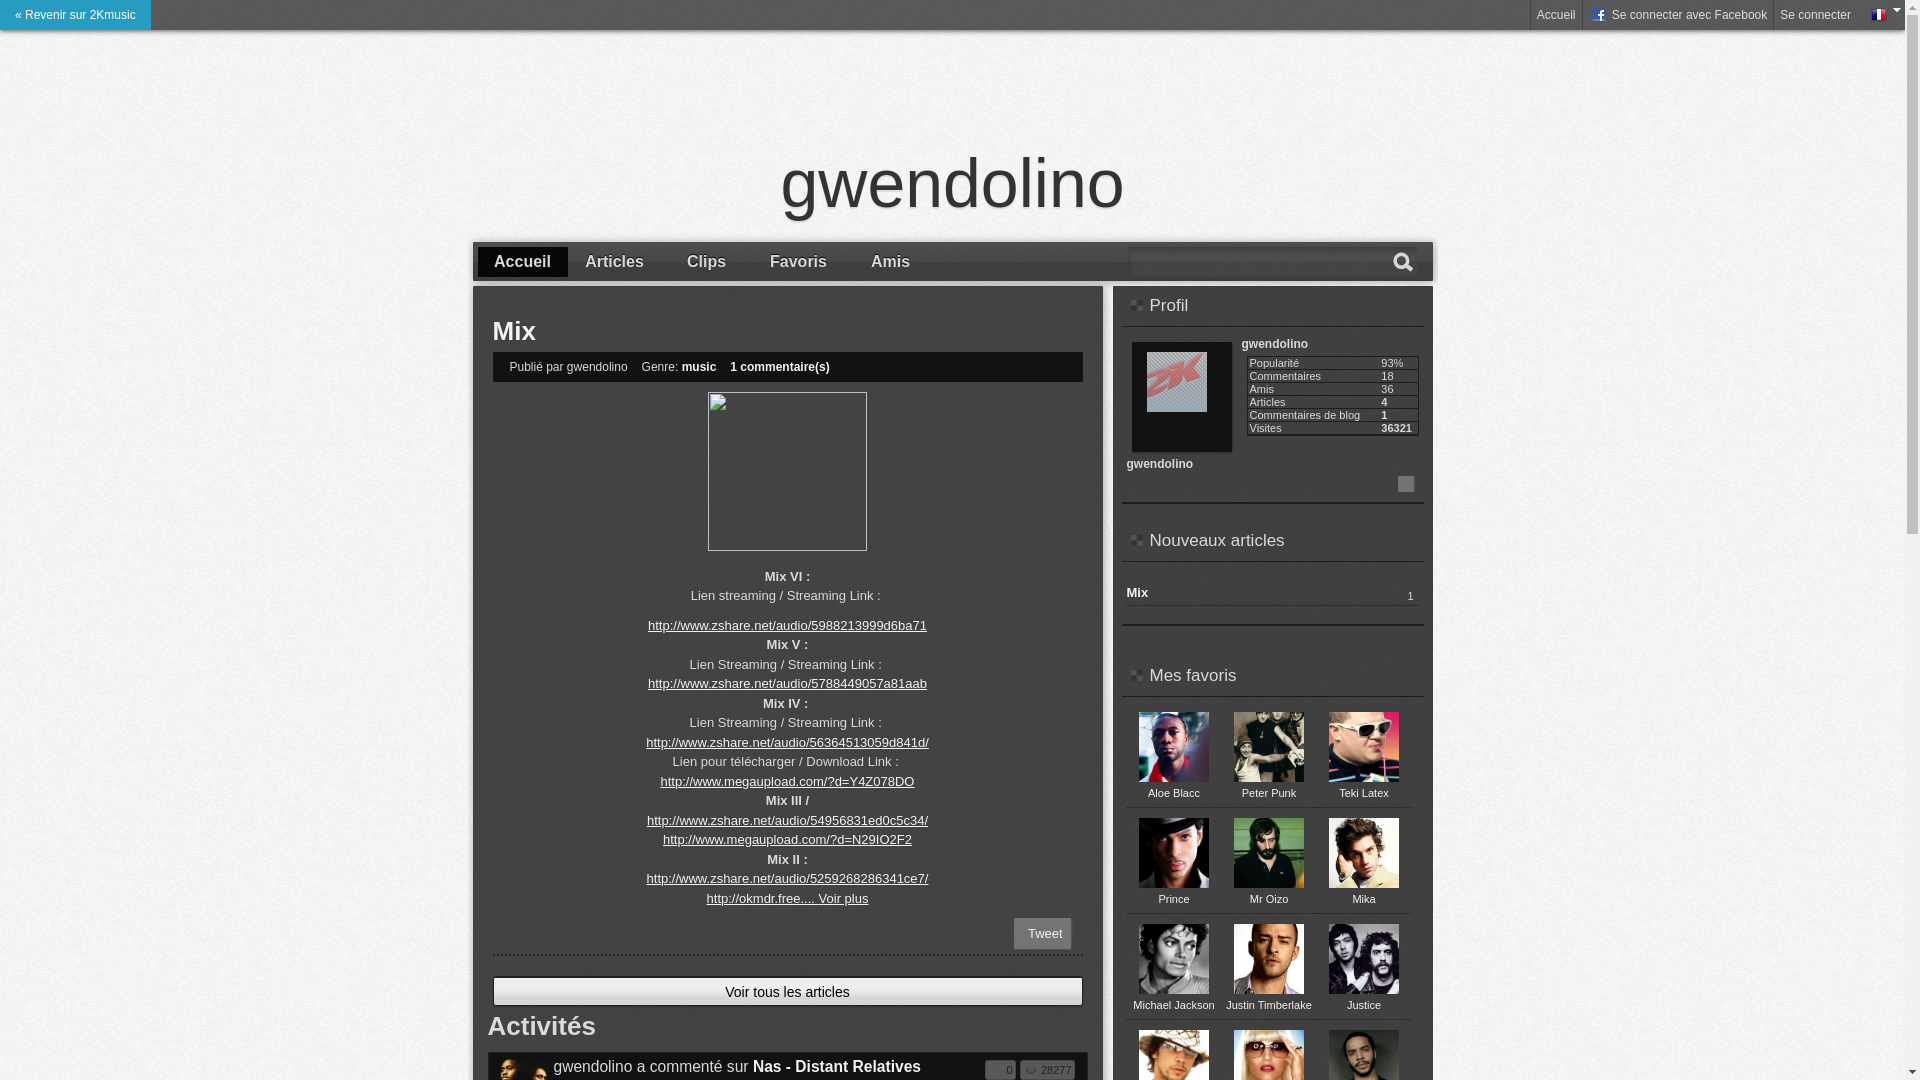  I want to click on 'http://okmdr.free....', so click(762, 896).